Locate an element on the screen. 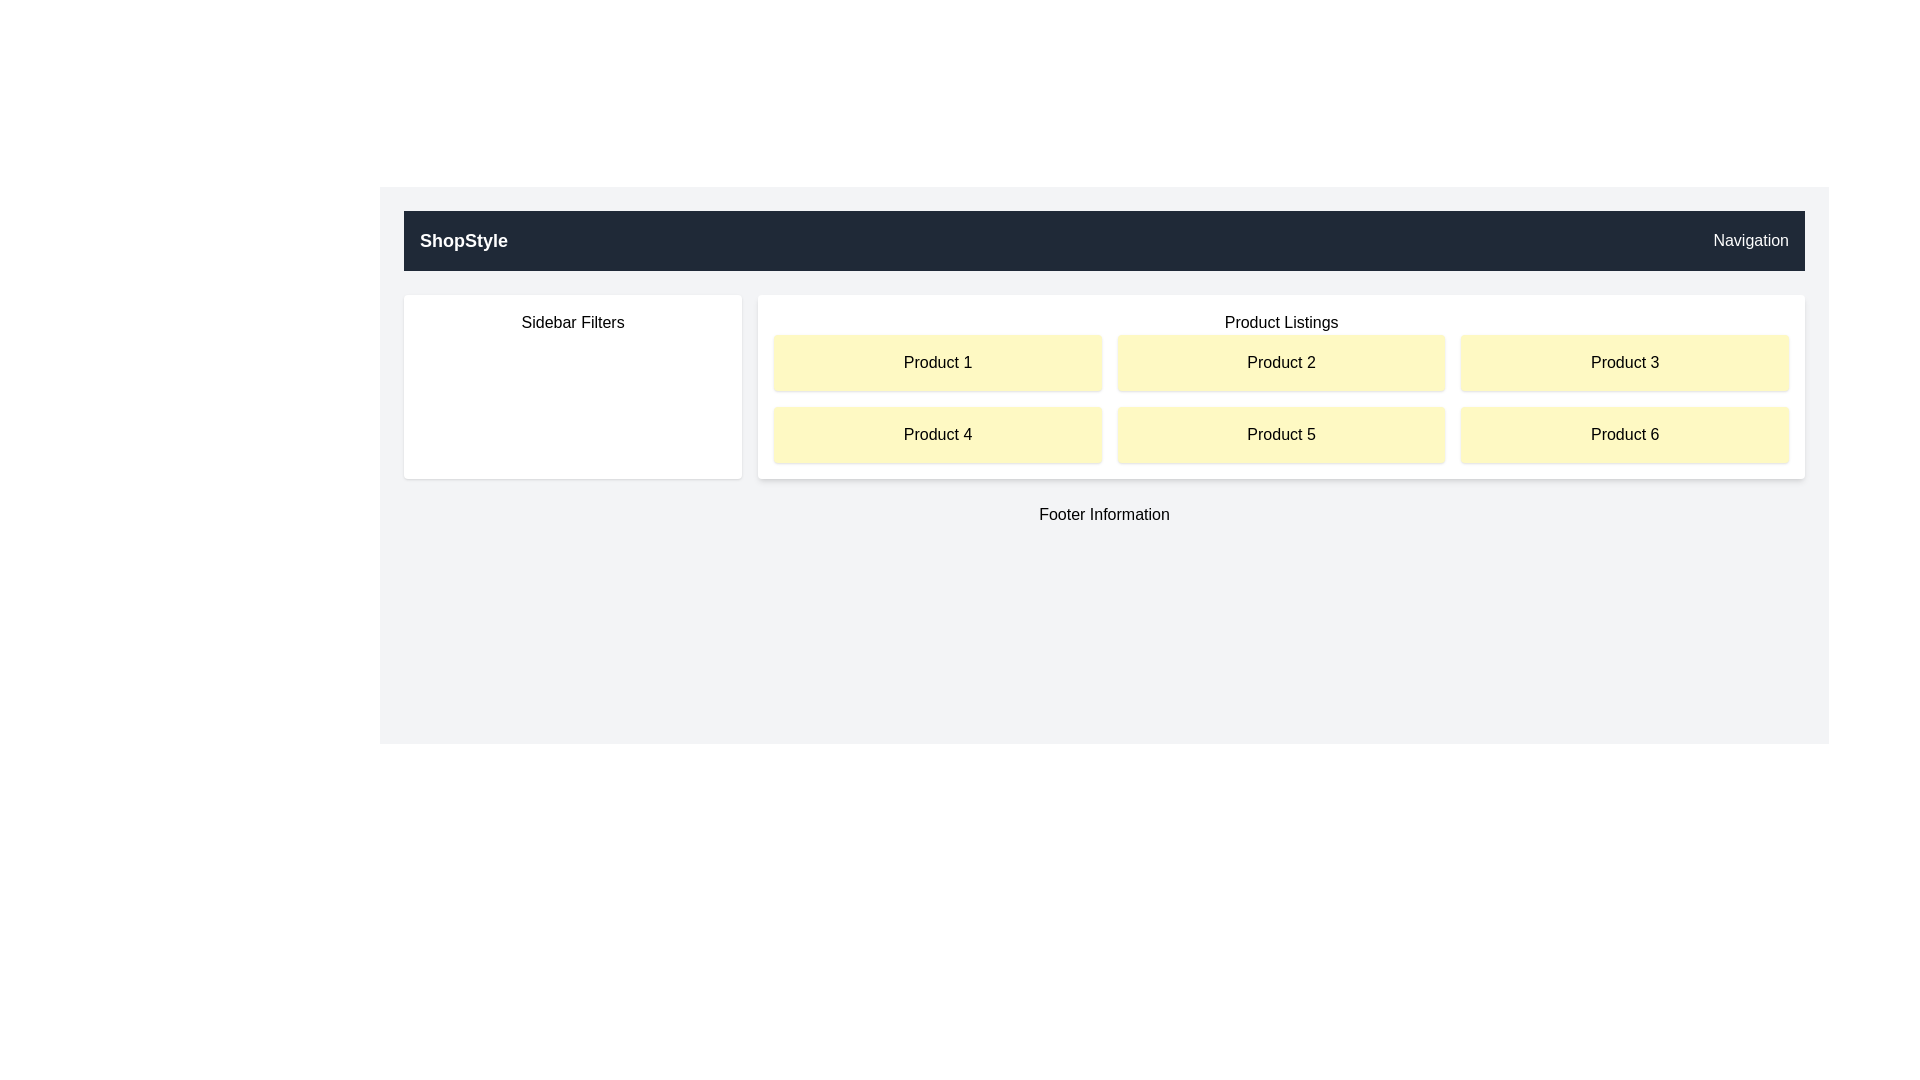 The image size is (1920, 1080). the Static display box with a light yellow background containing the text 'Product 6', located in the second row, third column of the grid under 'Product Listings' is located at coordinates (1625, 434).